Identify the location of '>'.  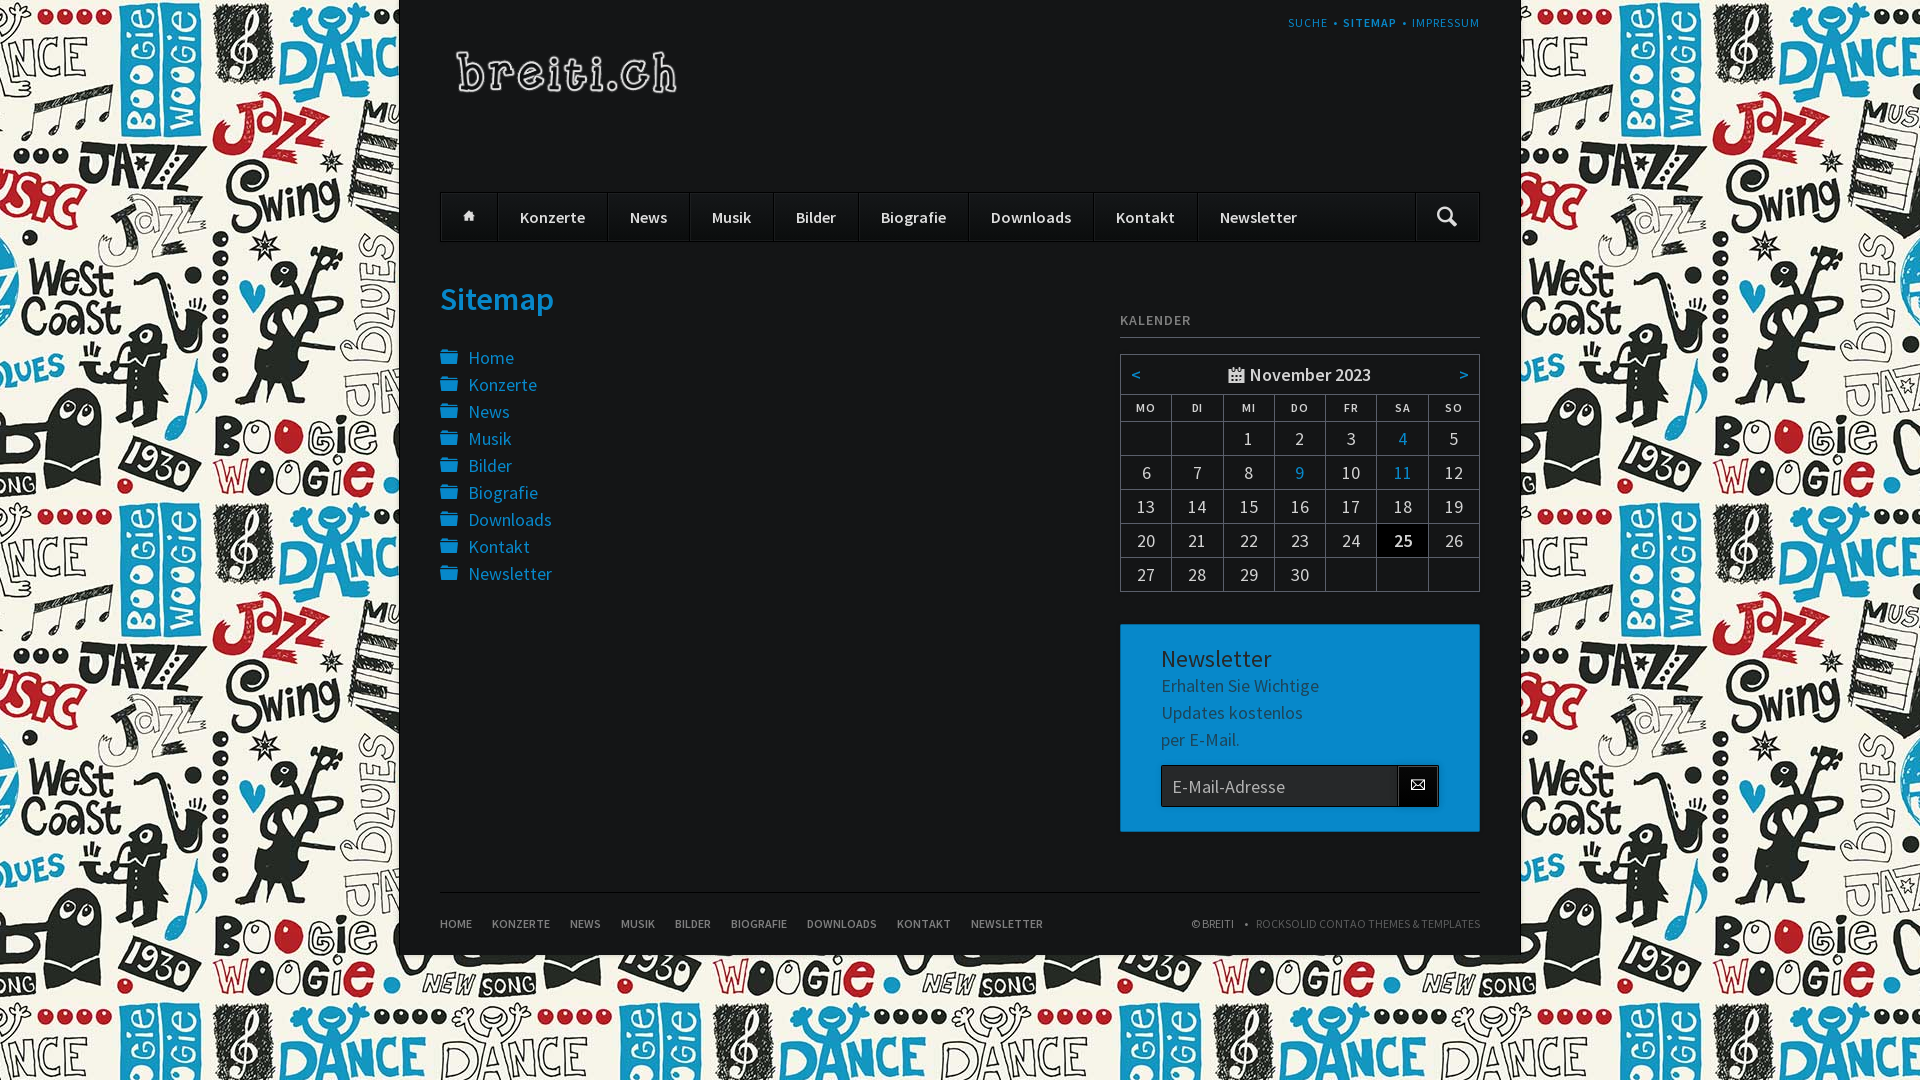
(1464, 374).